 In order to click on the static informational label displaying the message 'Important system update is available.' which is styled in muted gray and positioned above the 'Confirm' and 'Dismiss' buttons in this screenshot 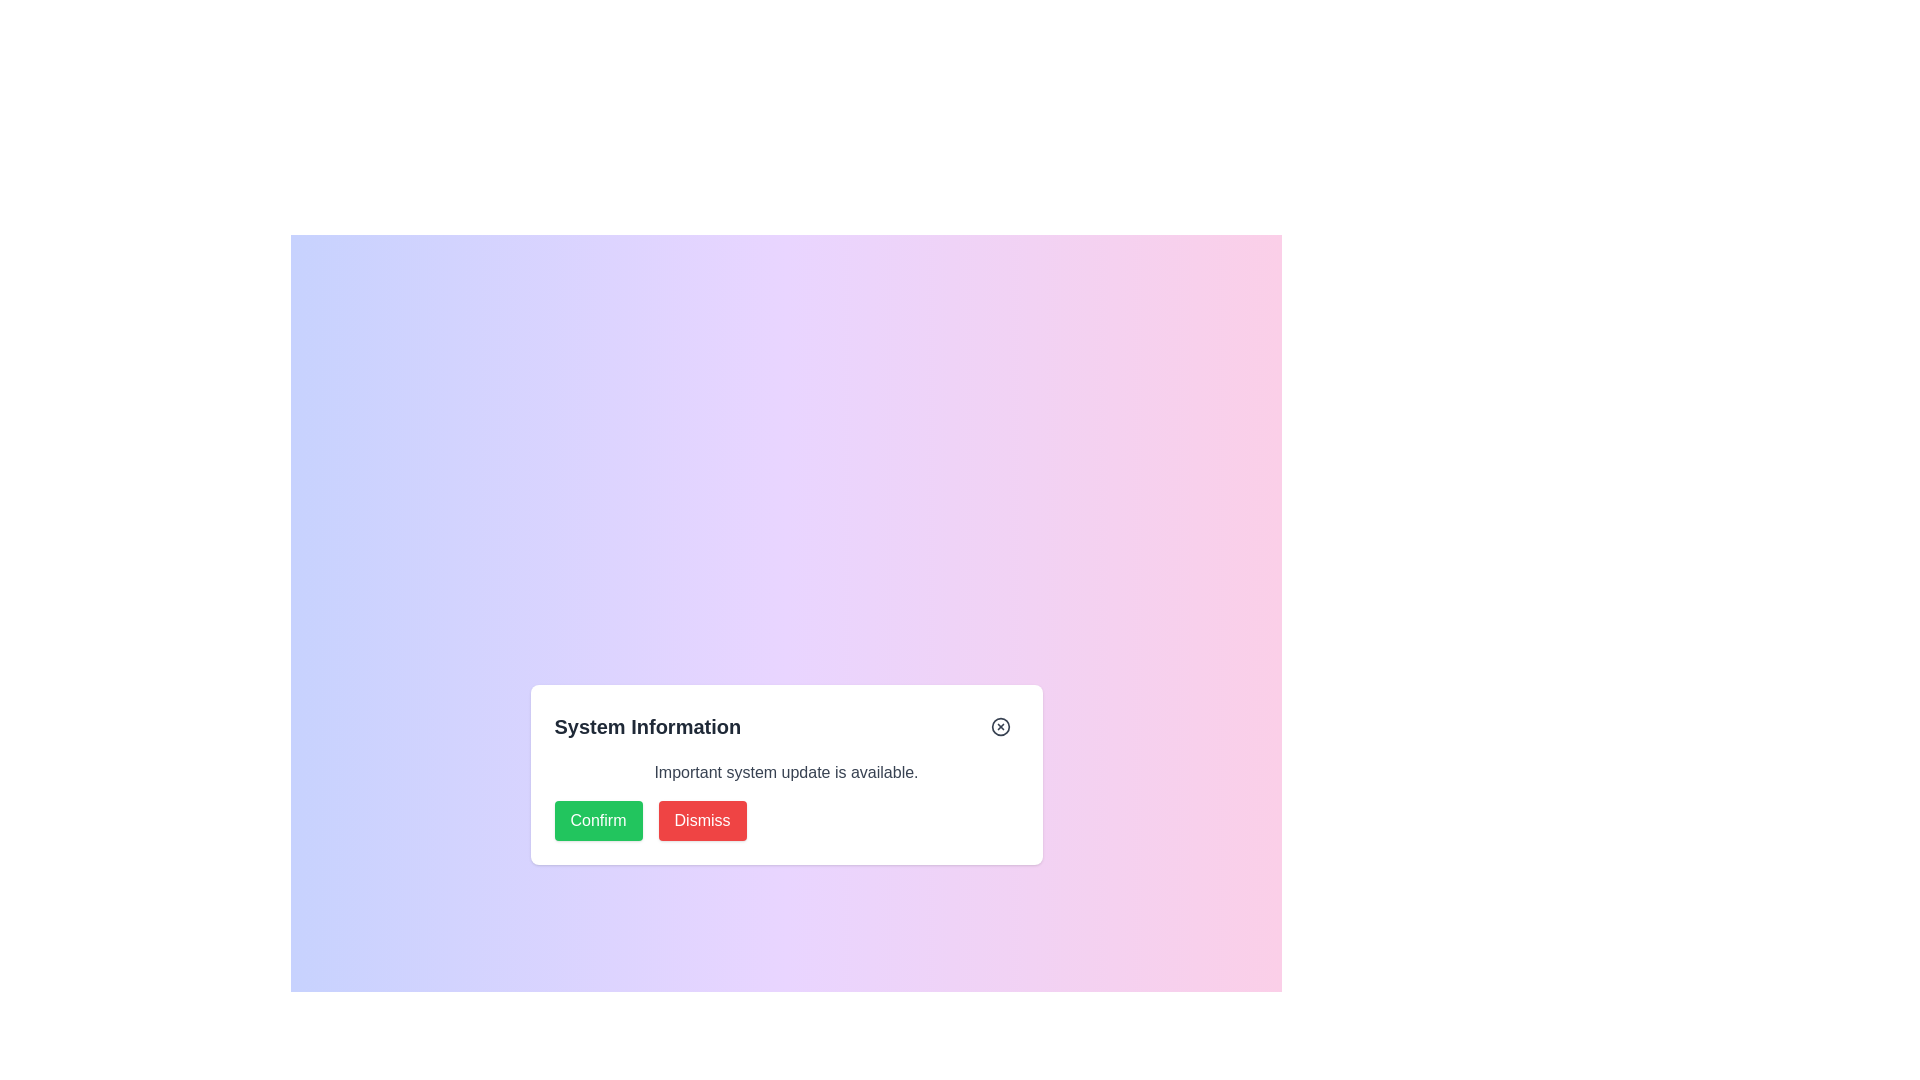, I will do `click(785, 771)`.